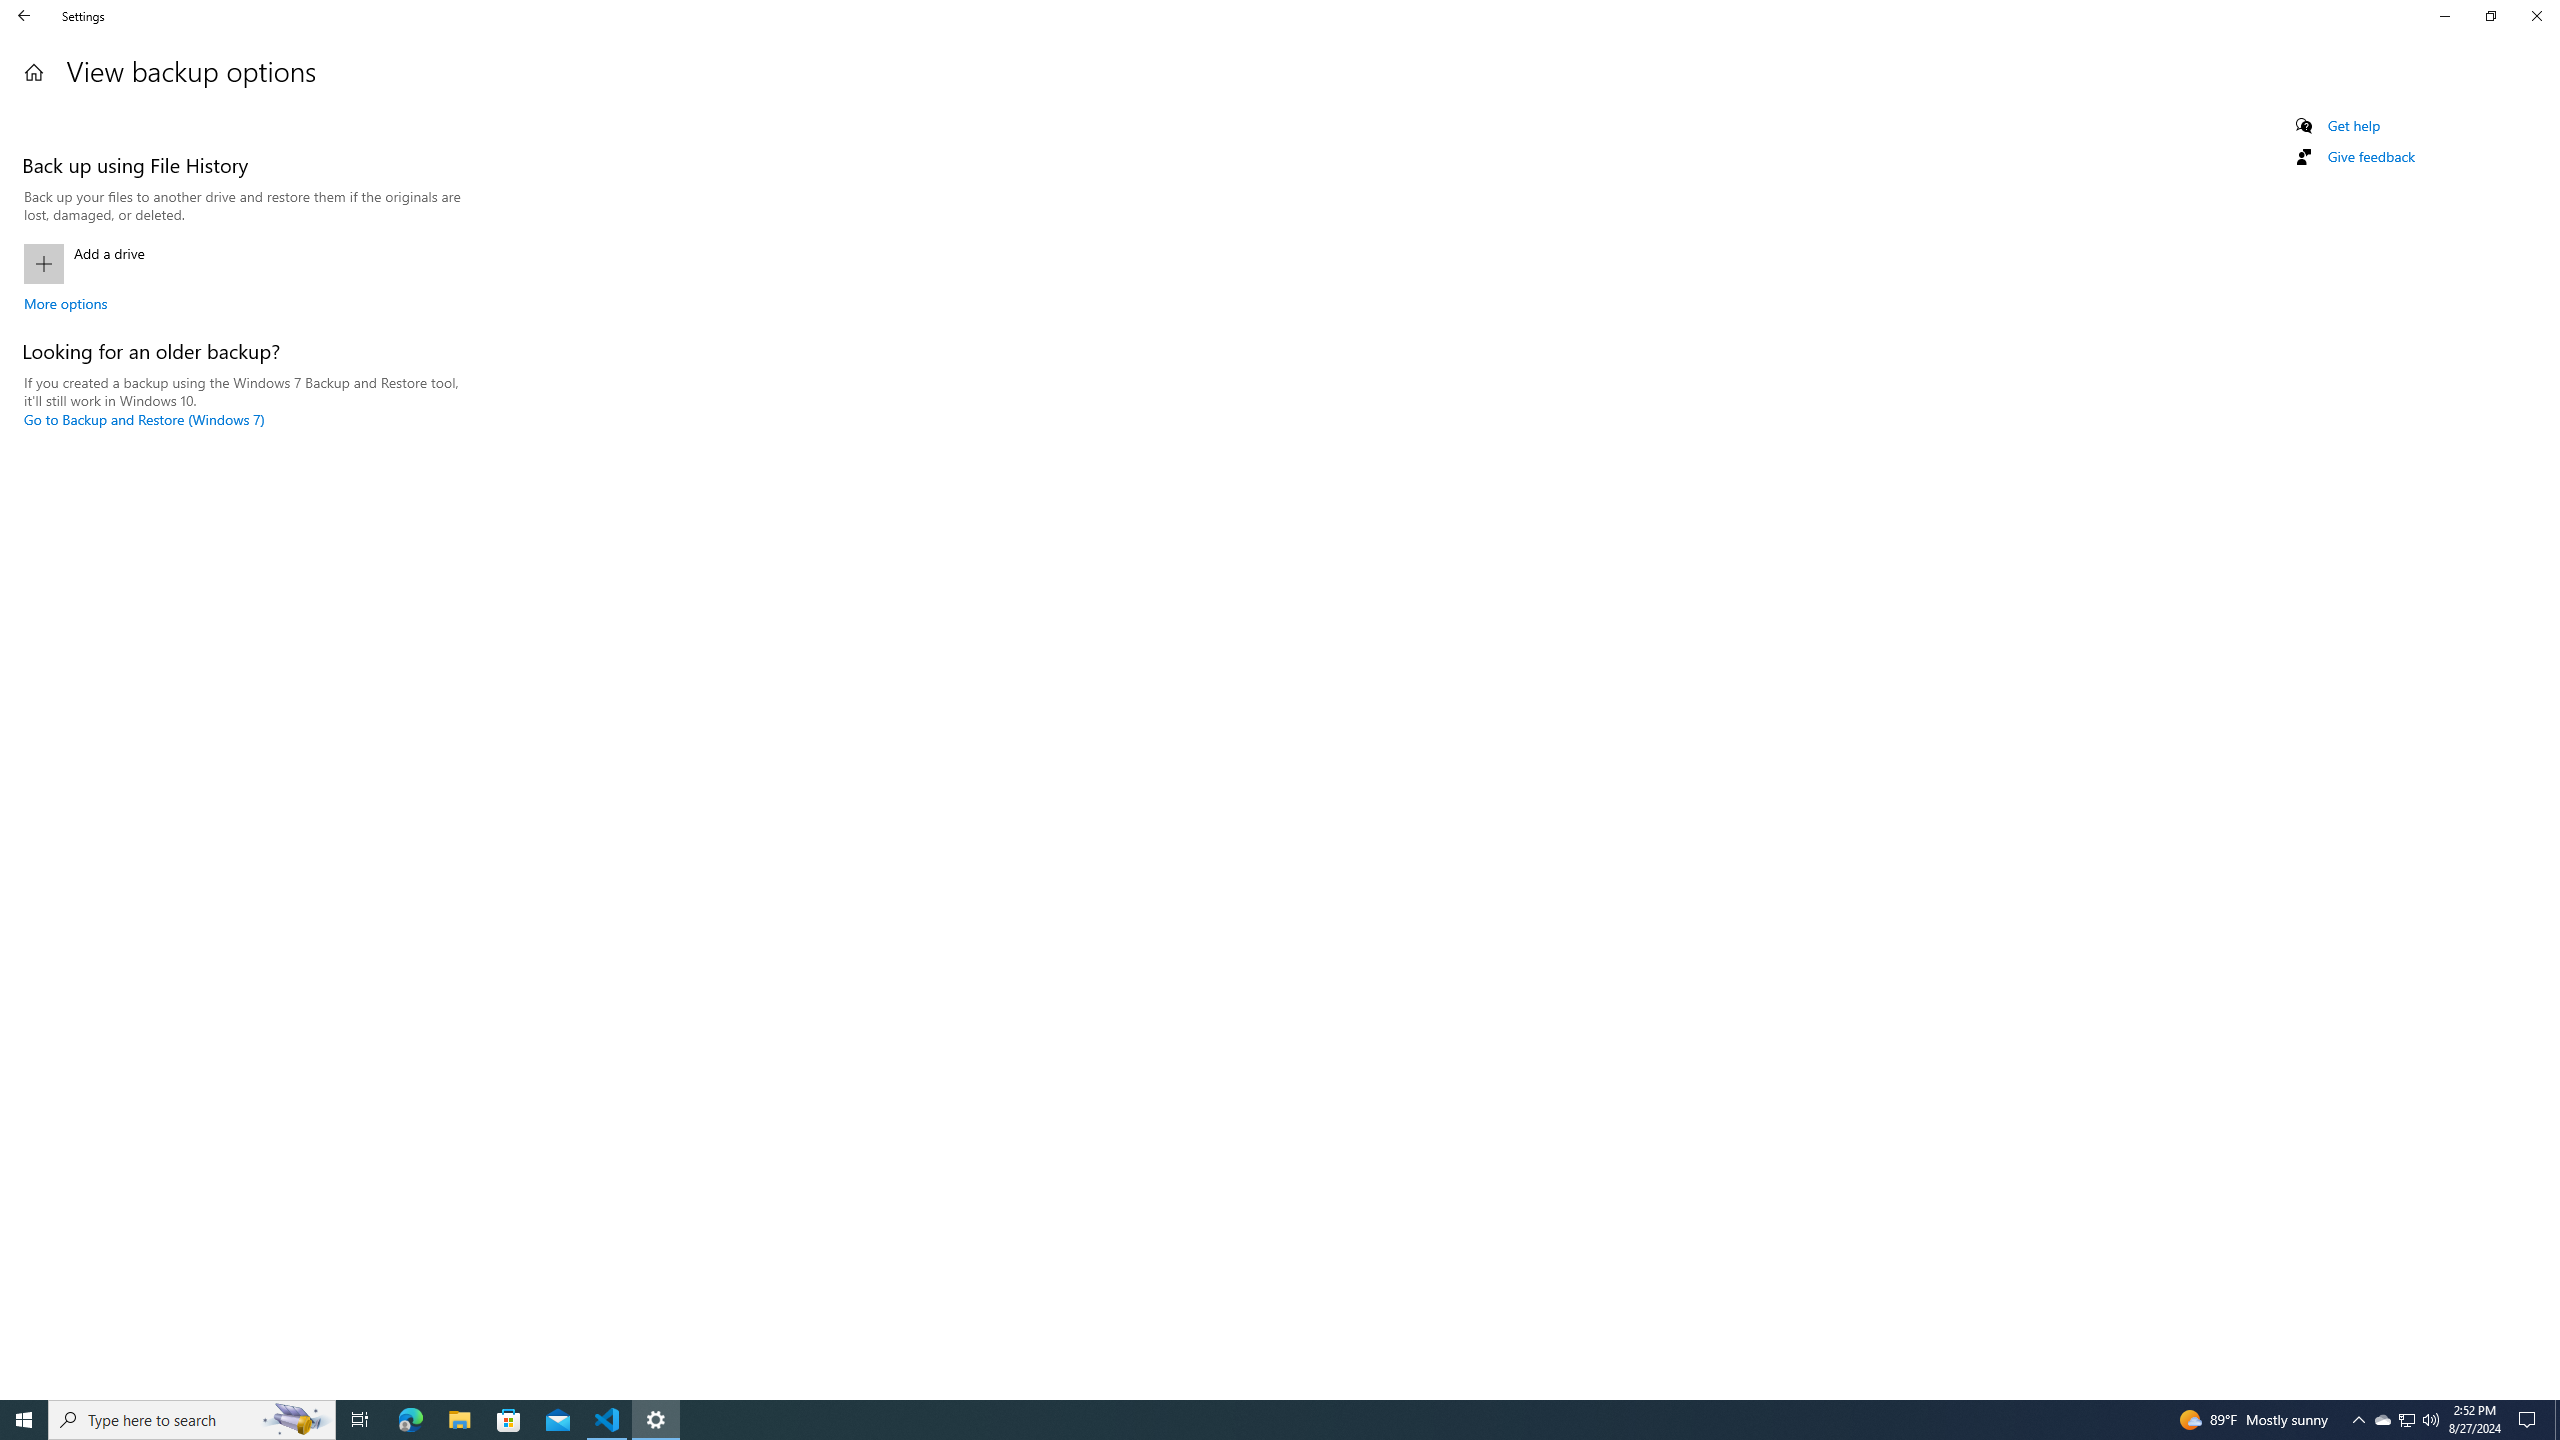 Image resolution: width=2560 pixels, height=1440 pixels. What do you see at coordinates (143, 418) in the screenshot?
I see `'Go to Backup and Restore (Windows 7)'` at bounding box center [143, 418].